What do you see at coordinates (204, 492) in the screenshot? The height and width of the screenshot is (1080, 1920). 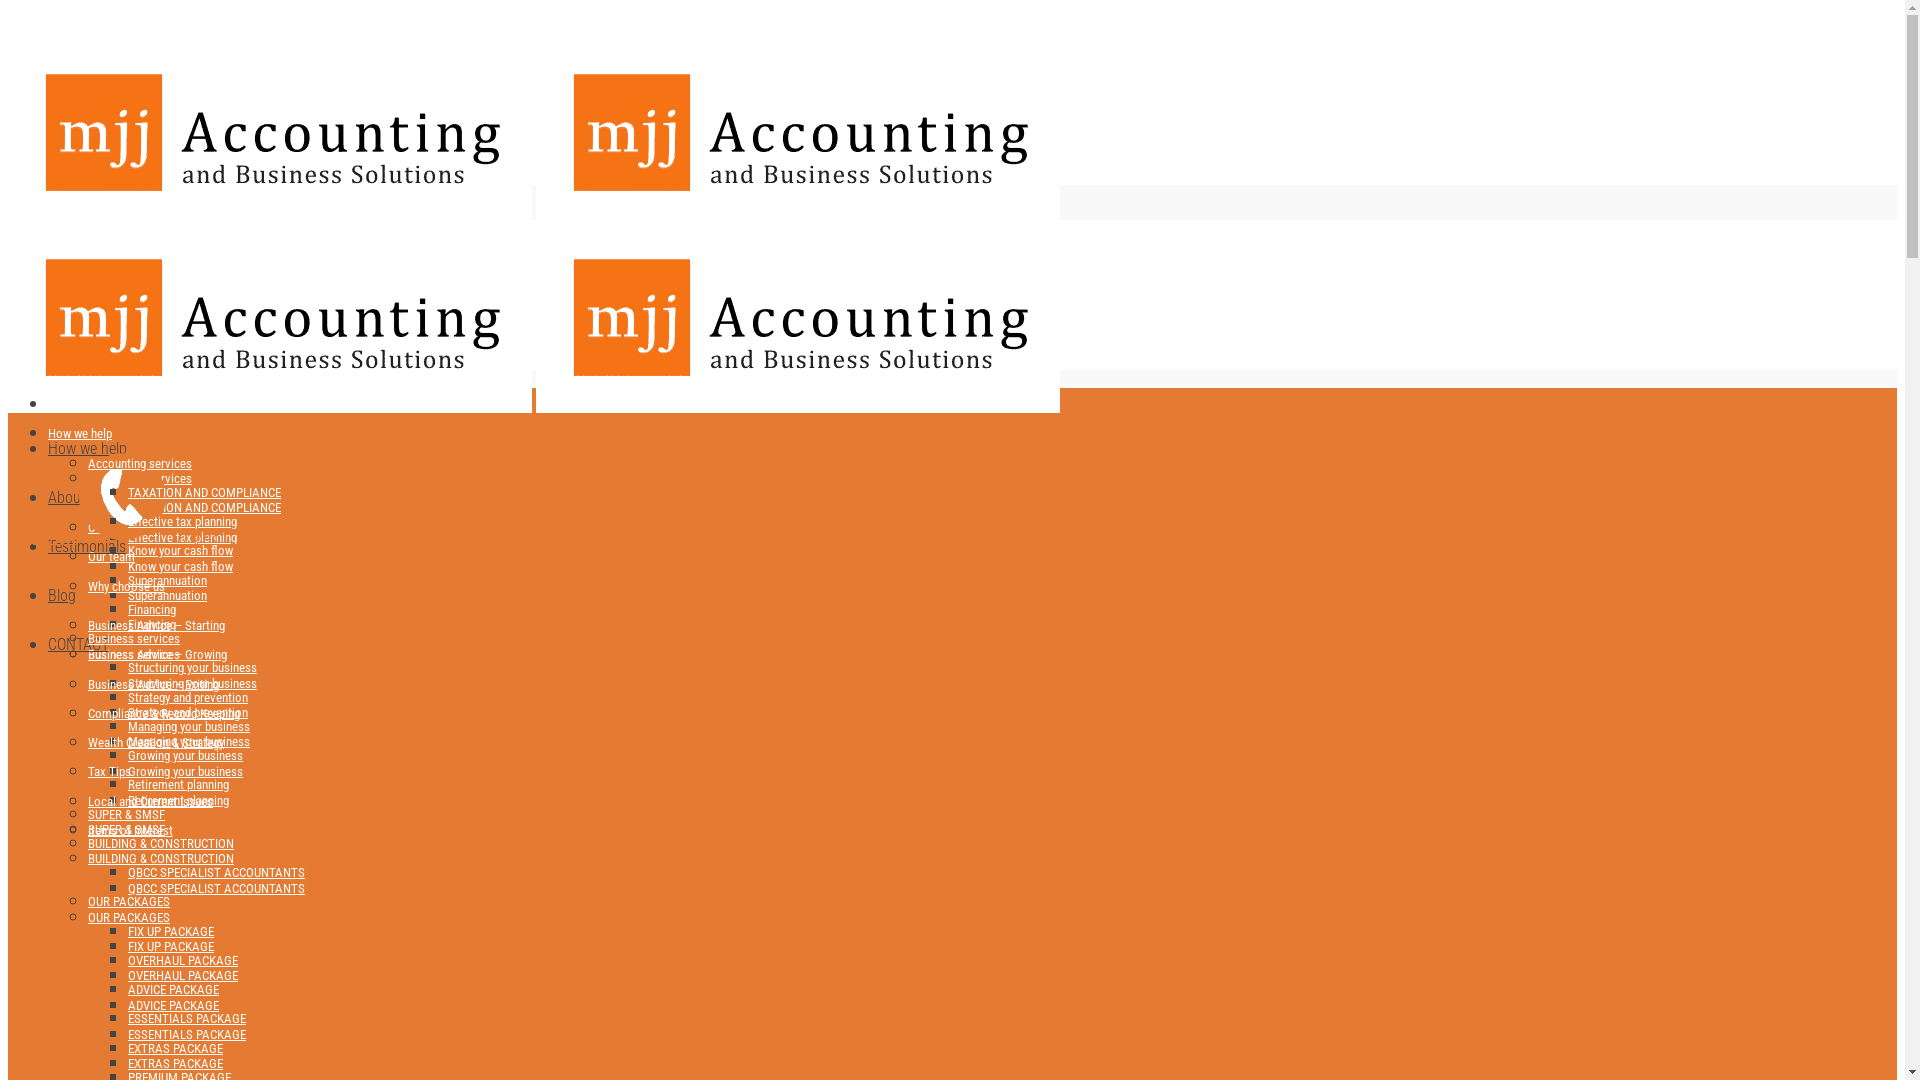 I see `'TAXATION AND COMPLIANCE'` at bounding box center [204, 492].